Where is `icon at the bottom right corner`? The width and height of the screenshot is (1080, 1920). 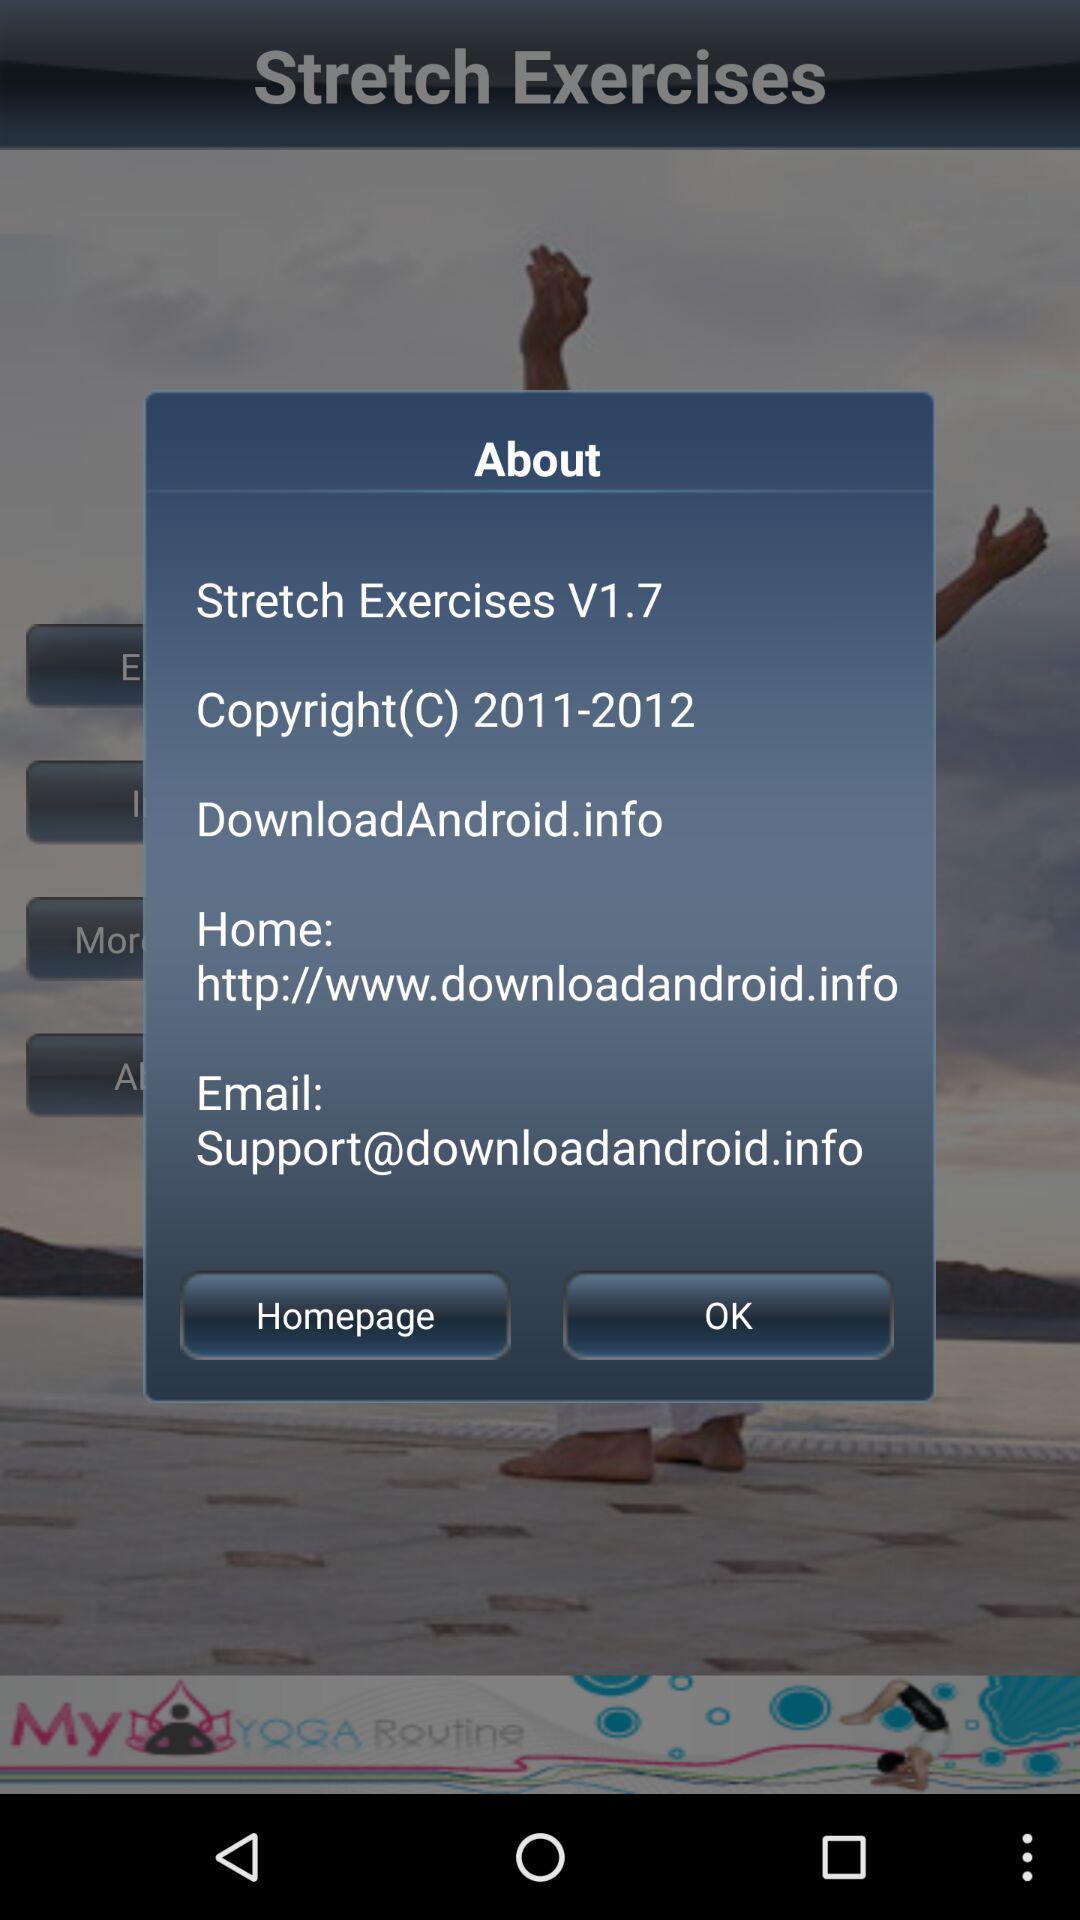 icon at the bottom right corner is located at coordinates (728, 1315).